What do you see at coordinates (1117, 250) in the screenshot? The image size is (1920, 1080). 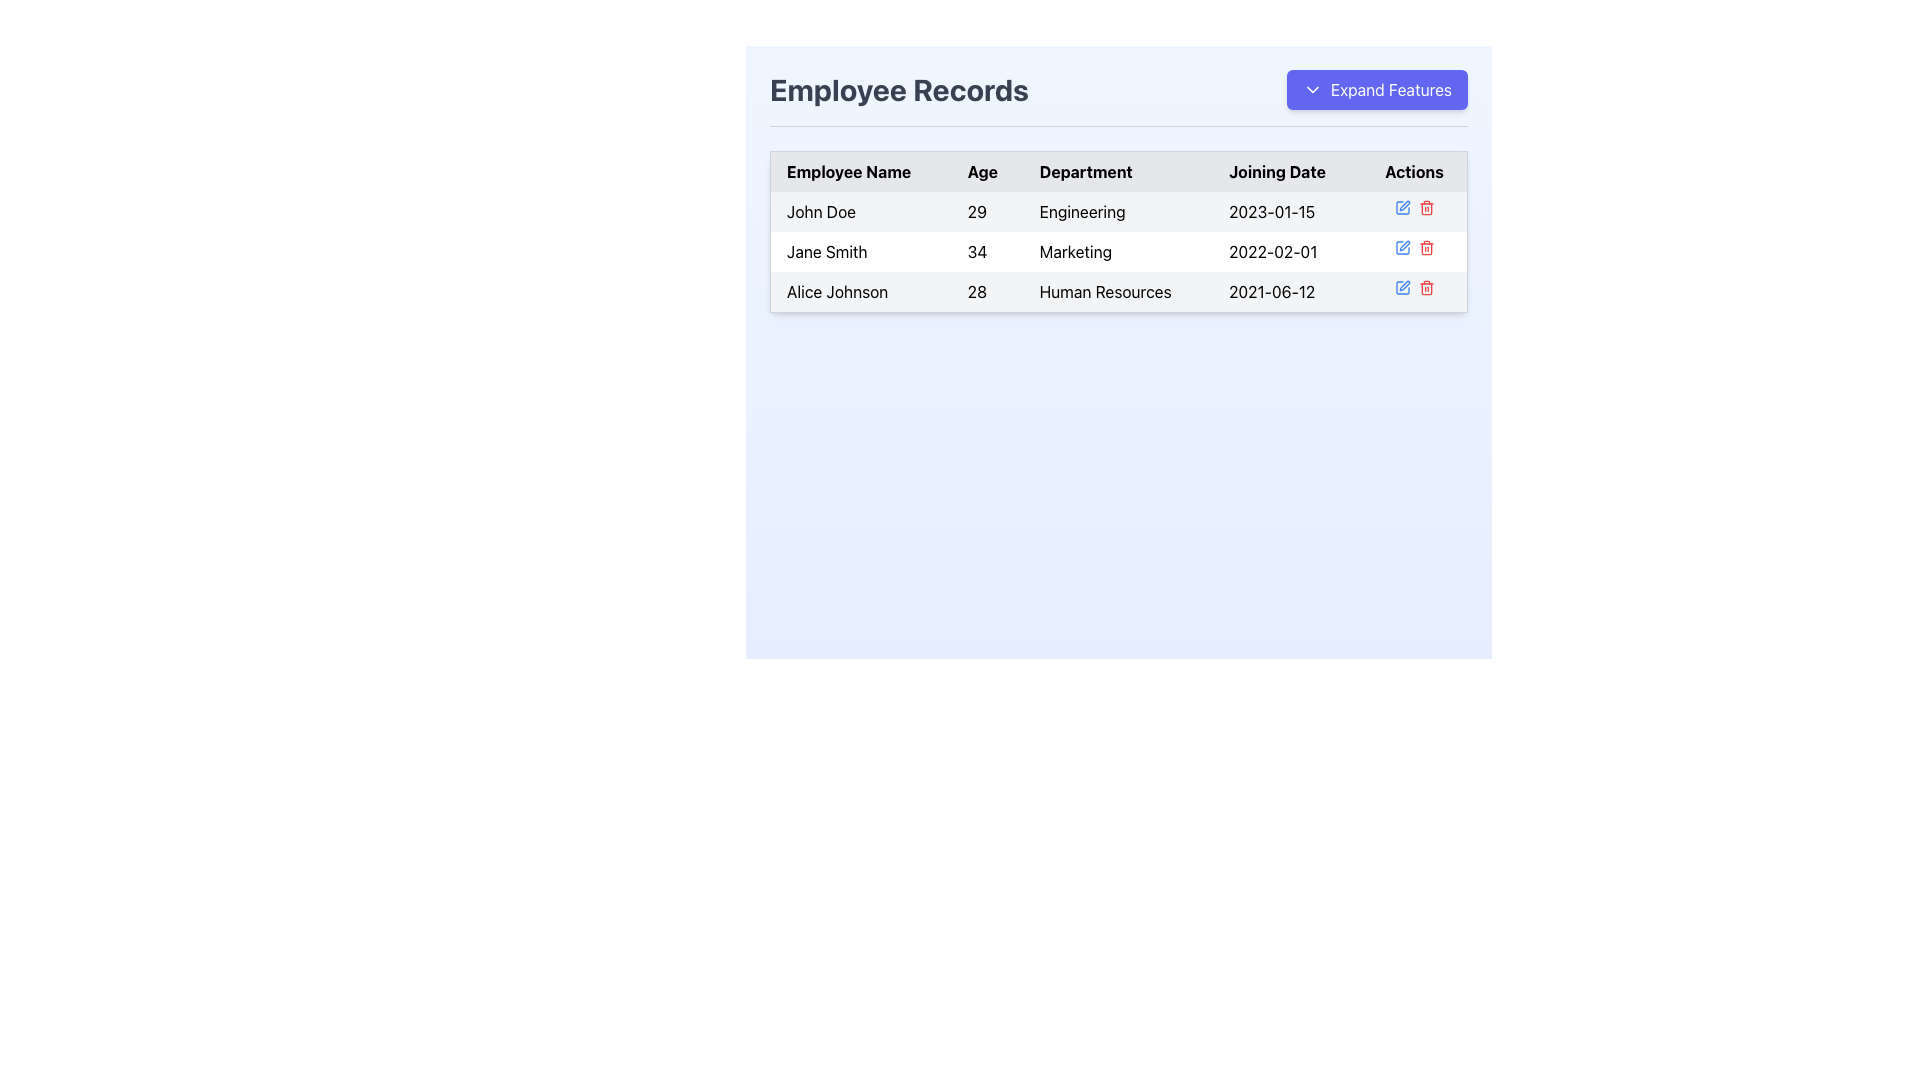 I see `the second row of the 'Employee Records' table to edit the employee's details` at bounding box center [1117, 250].